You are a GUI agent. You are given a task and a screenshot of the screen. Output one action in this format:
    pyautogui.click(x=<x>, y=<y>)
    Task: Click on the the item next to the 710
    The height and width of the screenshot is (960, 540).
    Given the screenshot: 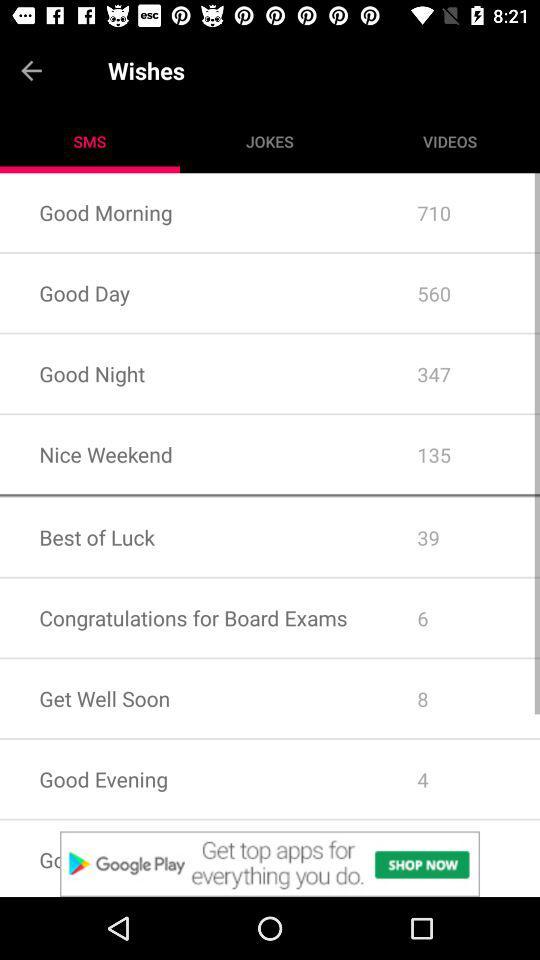 What is the action you would take?
    pyautogui.click(x=189, y=292)
    